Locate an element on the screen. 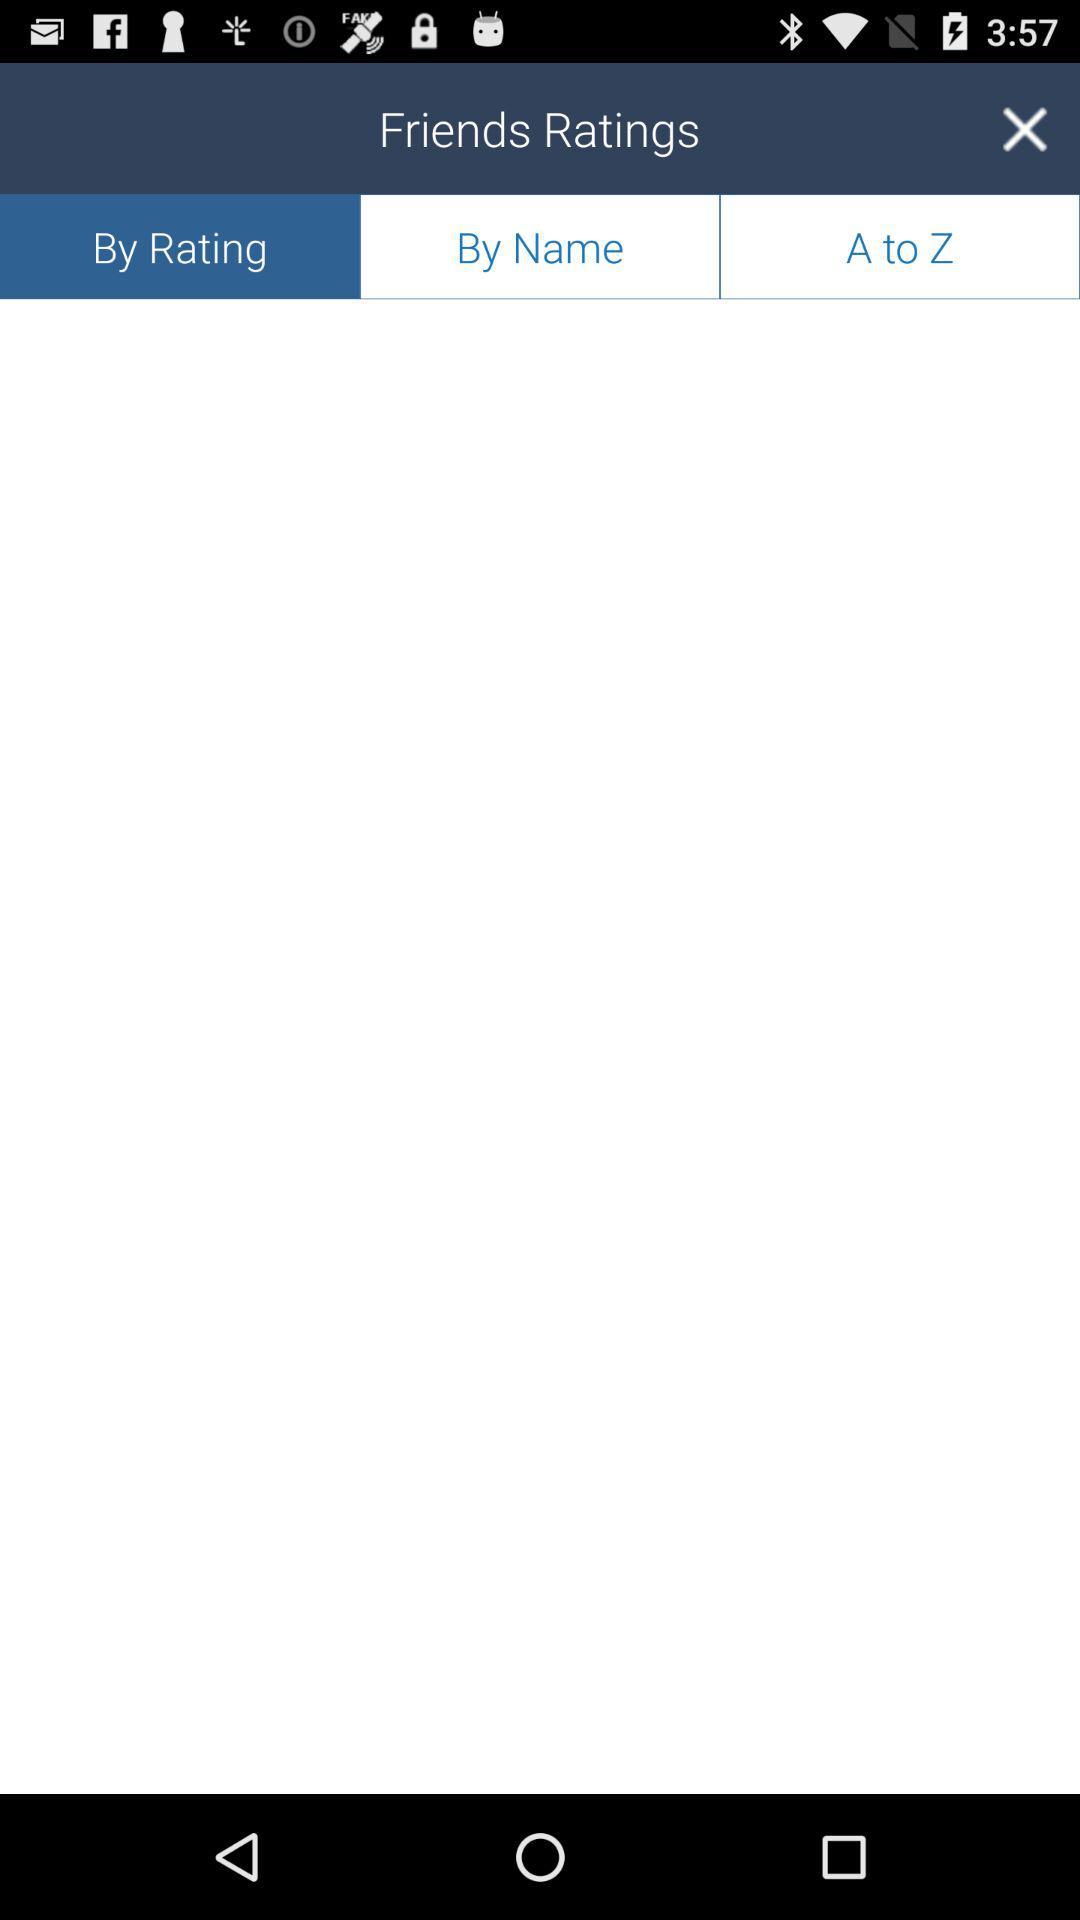 The width and height of the screenshot is (1080, 1920). the item next to by name icon is located at coordinates (1024, 127).